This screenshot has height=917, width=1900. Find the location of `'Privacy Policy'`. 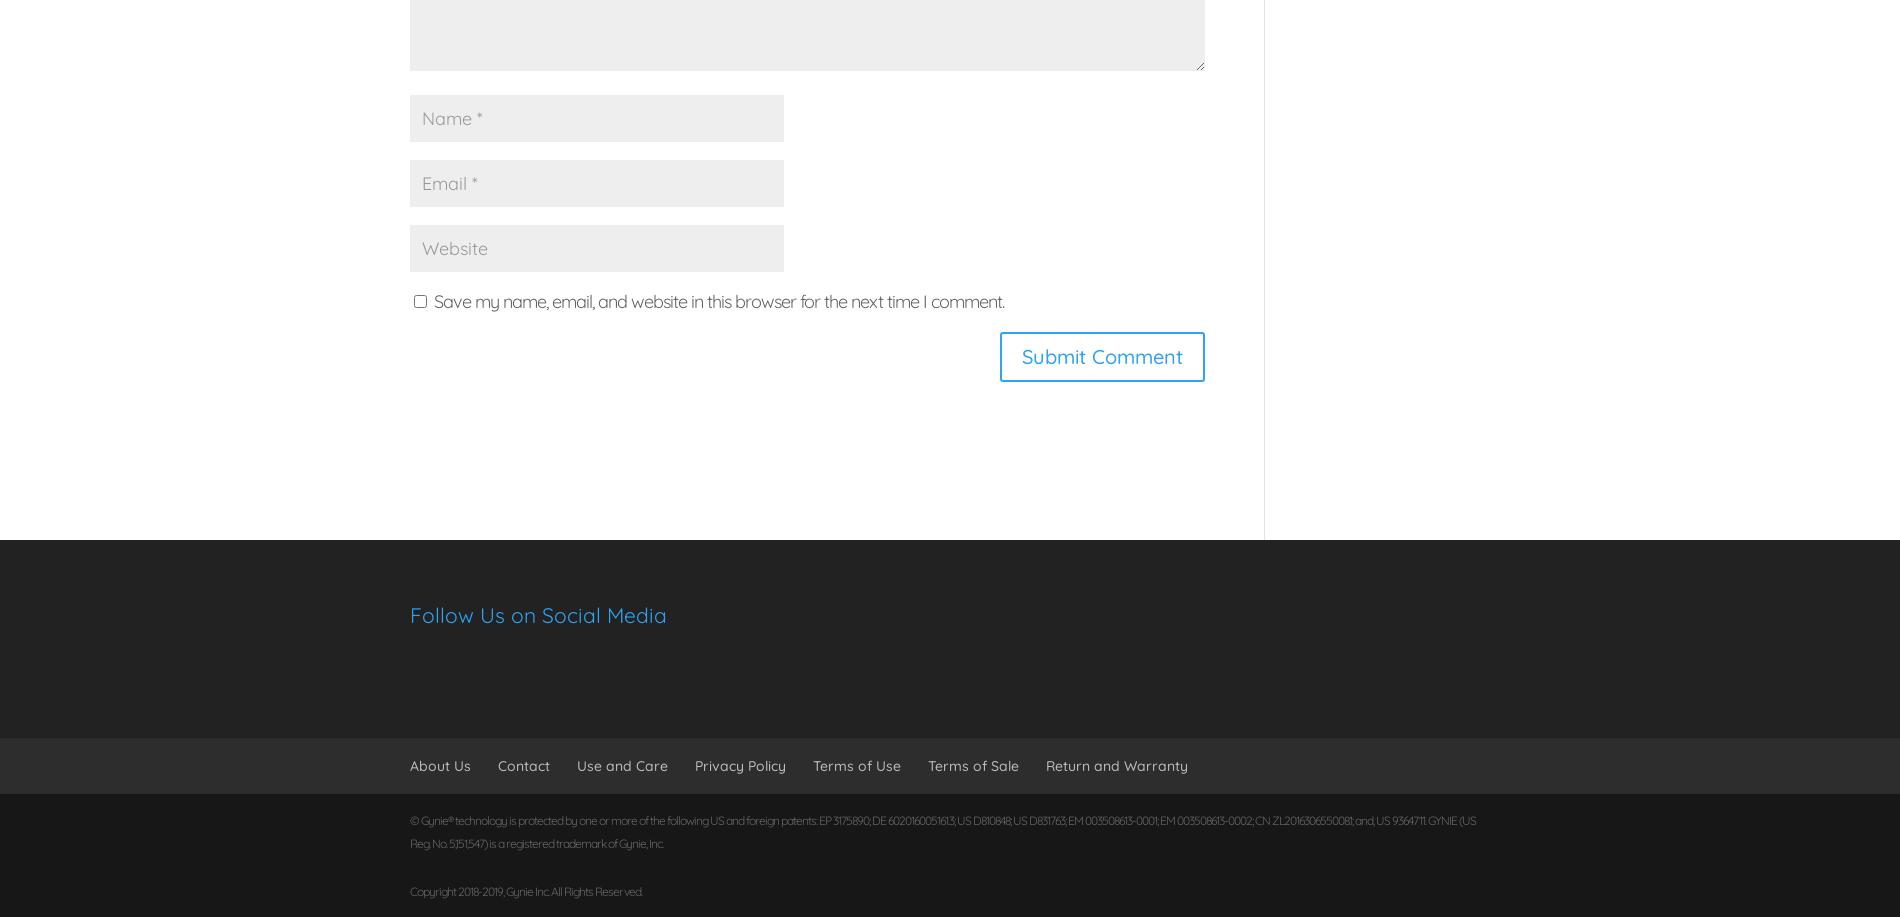

'Privacy Policy' is located at coordinates (695, 763).